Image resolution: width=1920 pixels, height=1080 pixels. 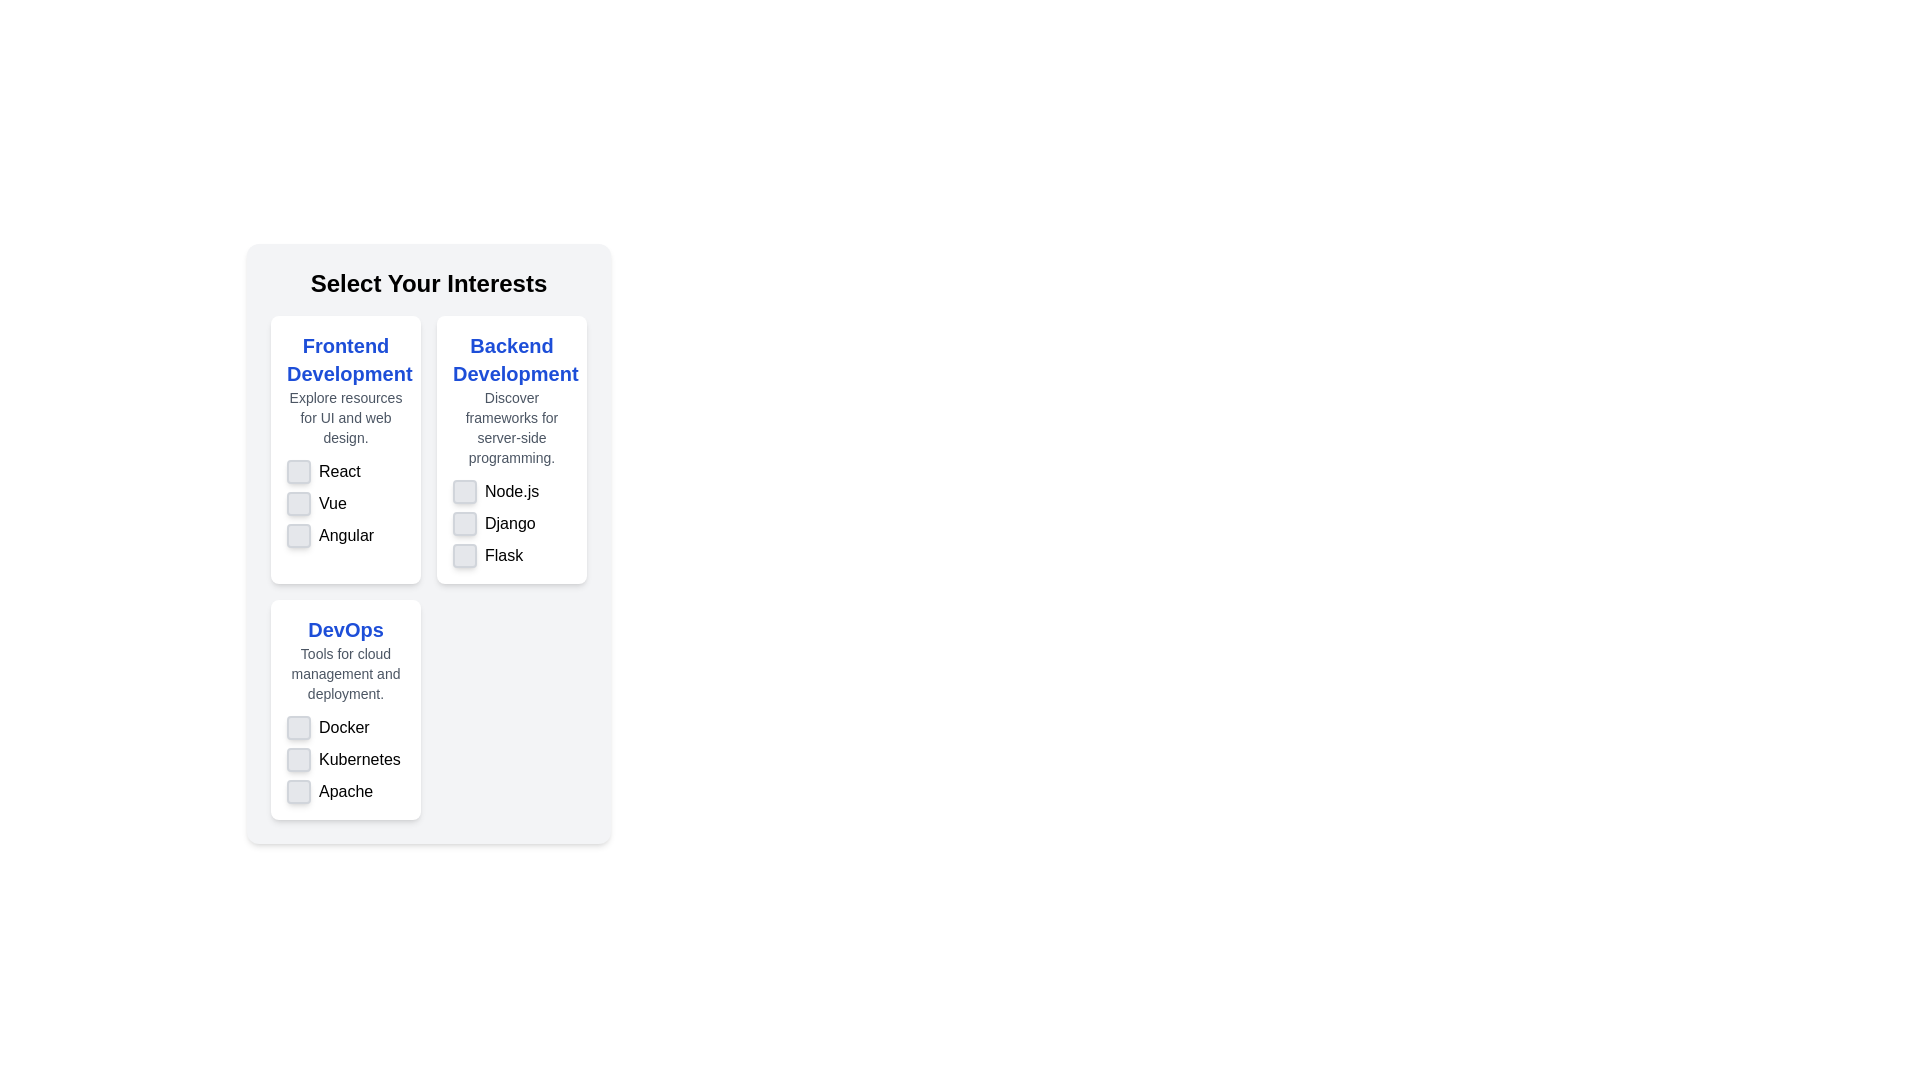 What do you see at coordinates (512, 450) in the screenshot?
I see `the checkbox associated with the item 'Node.js' in the informational card titled 'Backend Development'` at bounding box center [512, 450].